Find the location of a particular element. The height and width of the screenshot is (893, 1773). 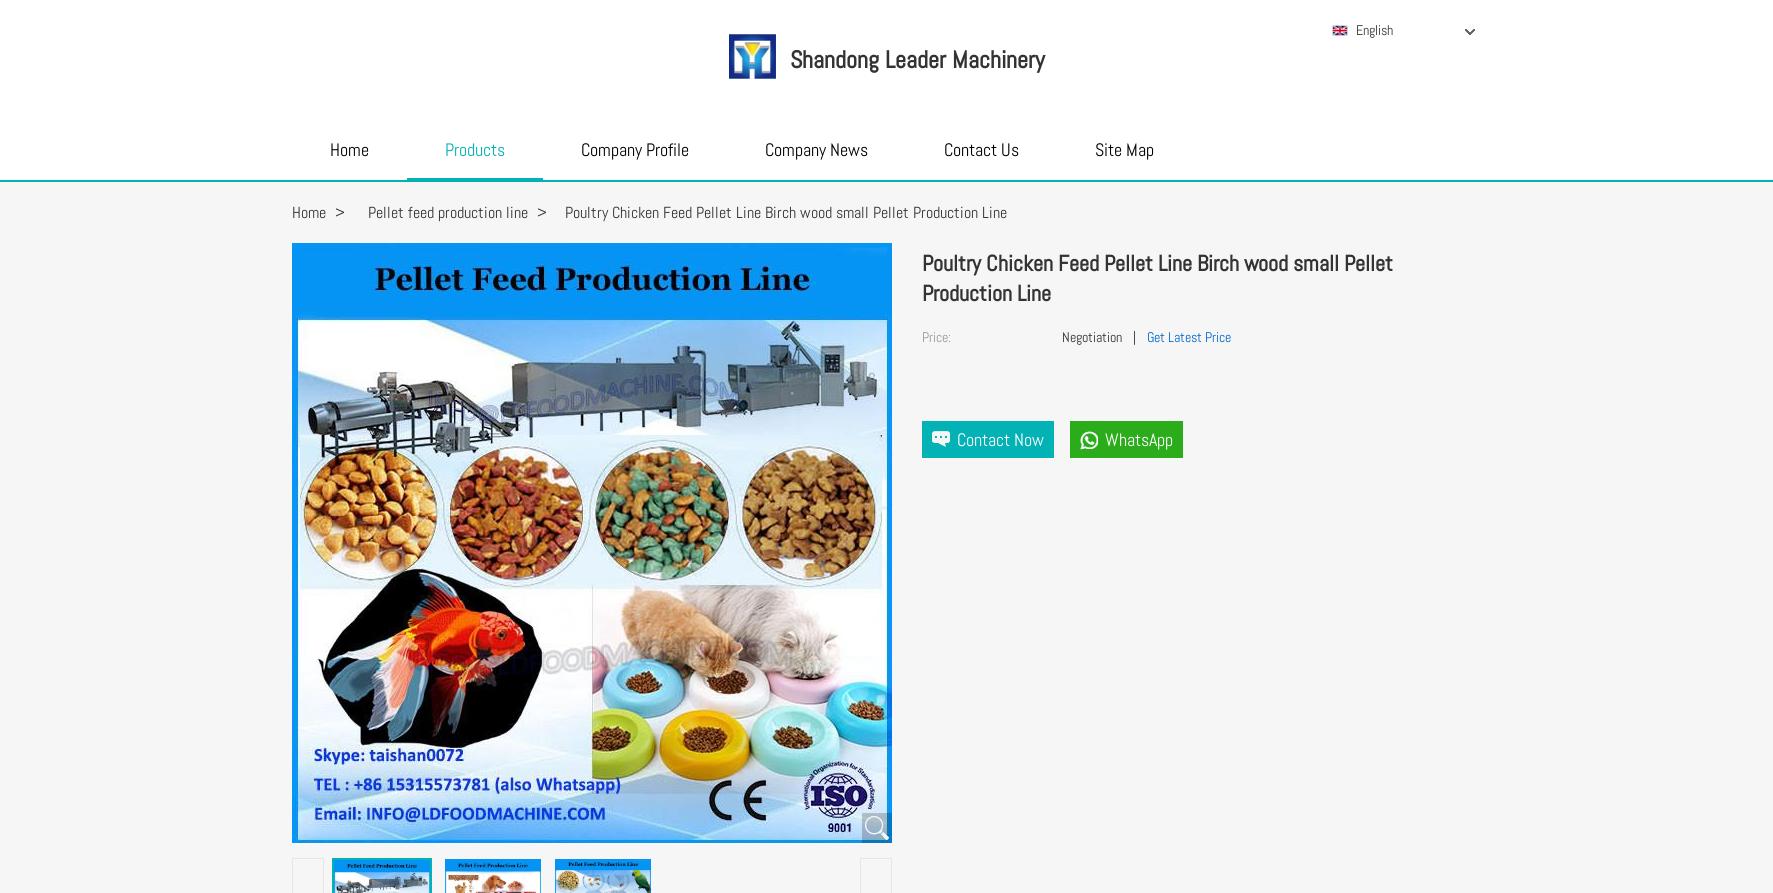

'Pellet feed production line' is located at coordinates (445, 211).